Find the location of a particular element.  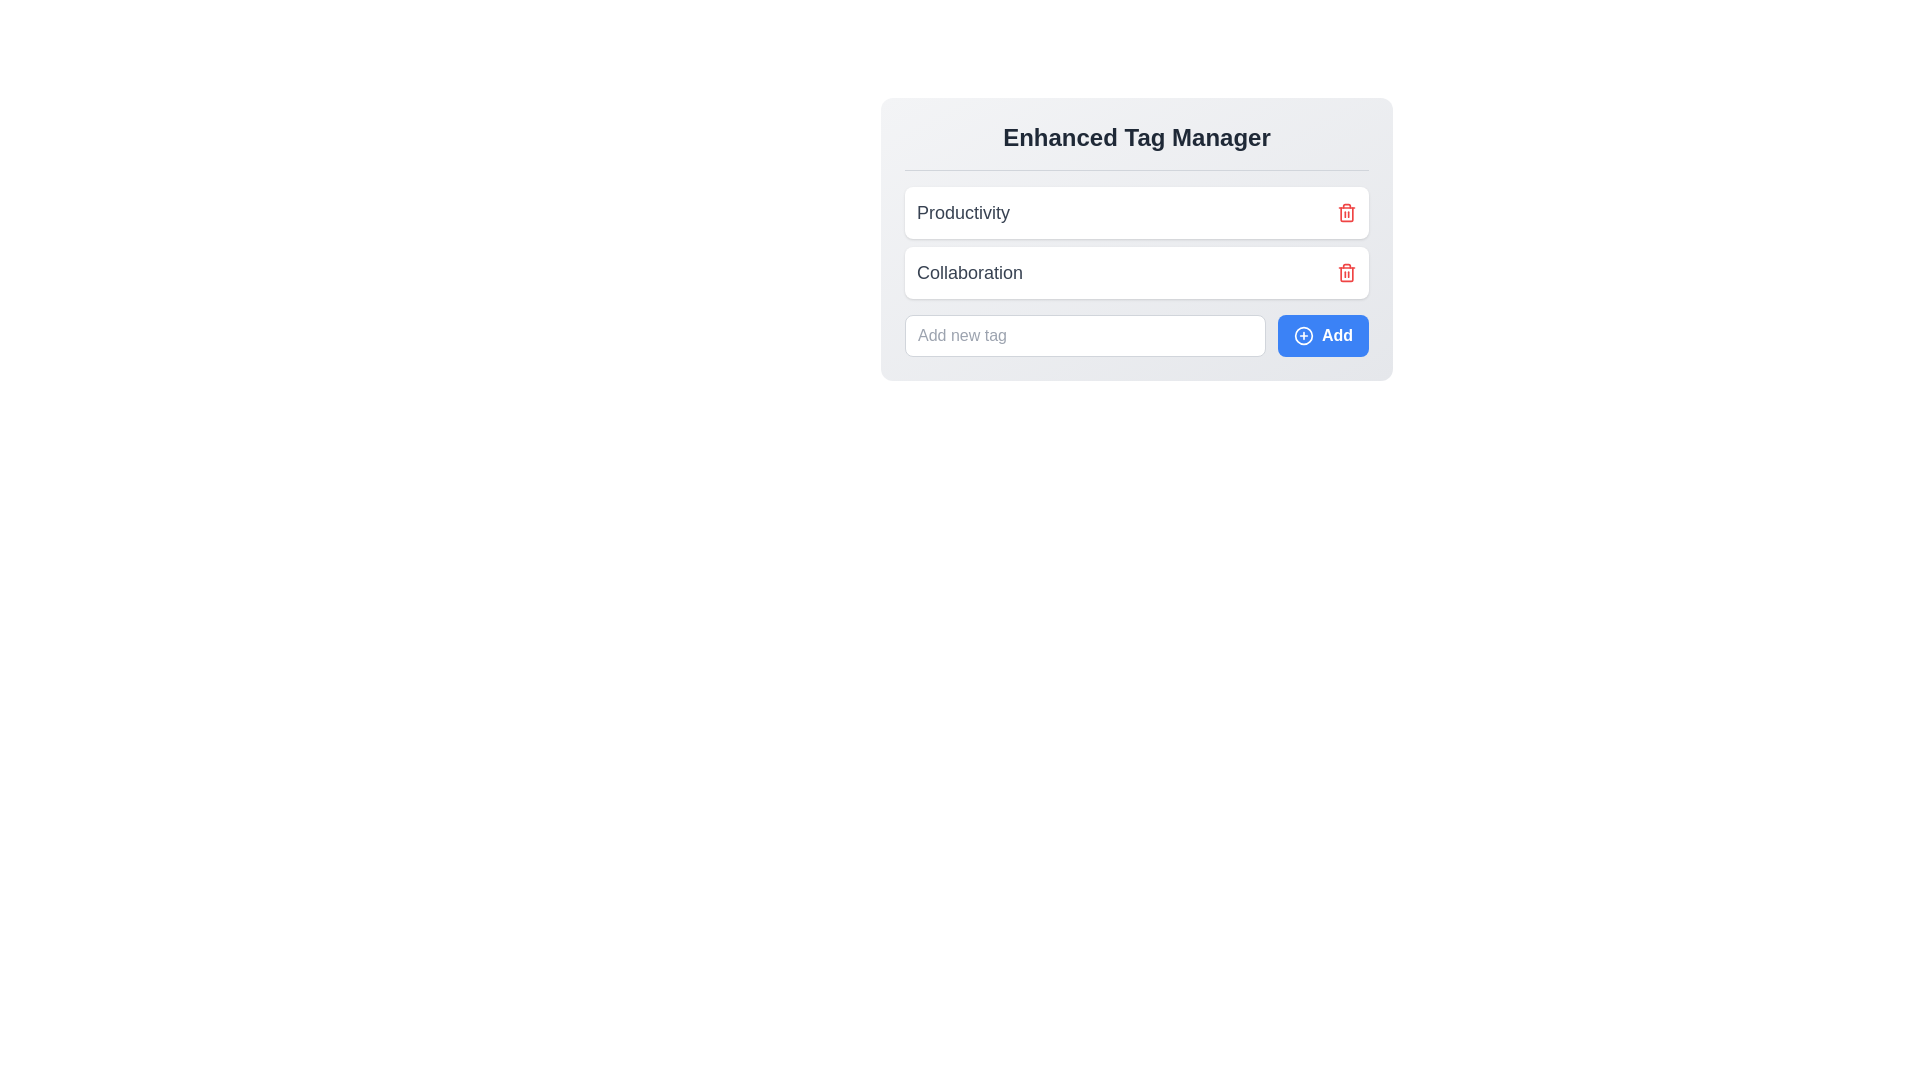

the delete button for the 'Productivity' tag, which is a trash icon located to the far right of the 'Productivity' label is located at coordinates (1347, 212).